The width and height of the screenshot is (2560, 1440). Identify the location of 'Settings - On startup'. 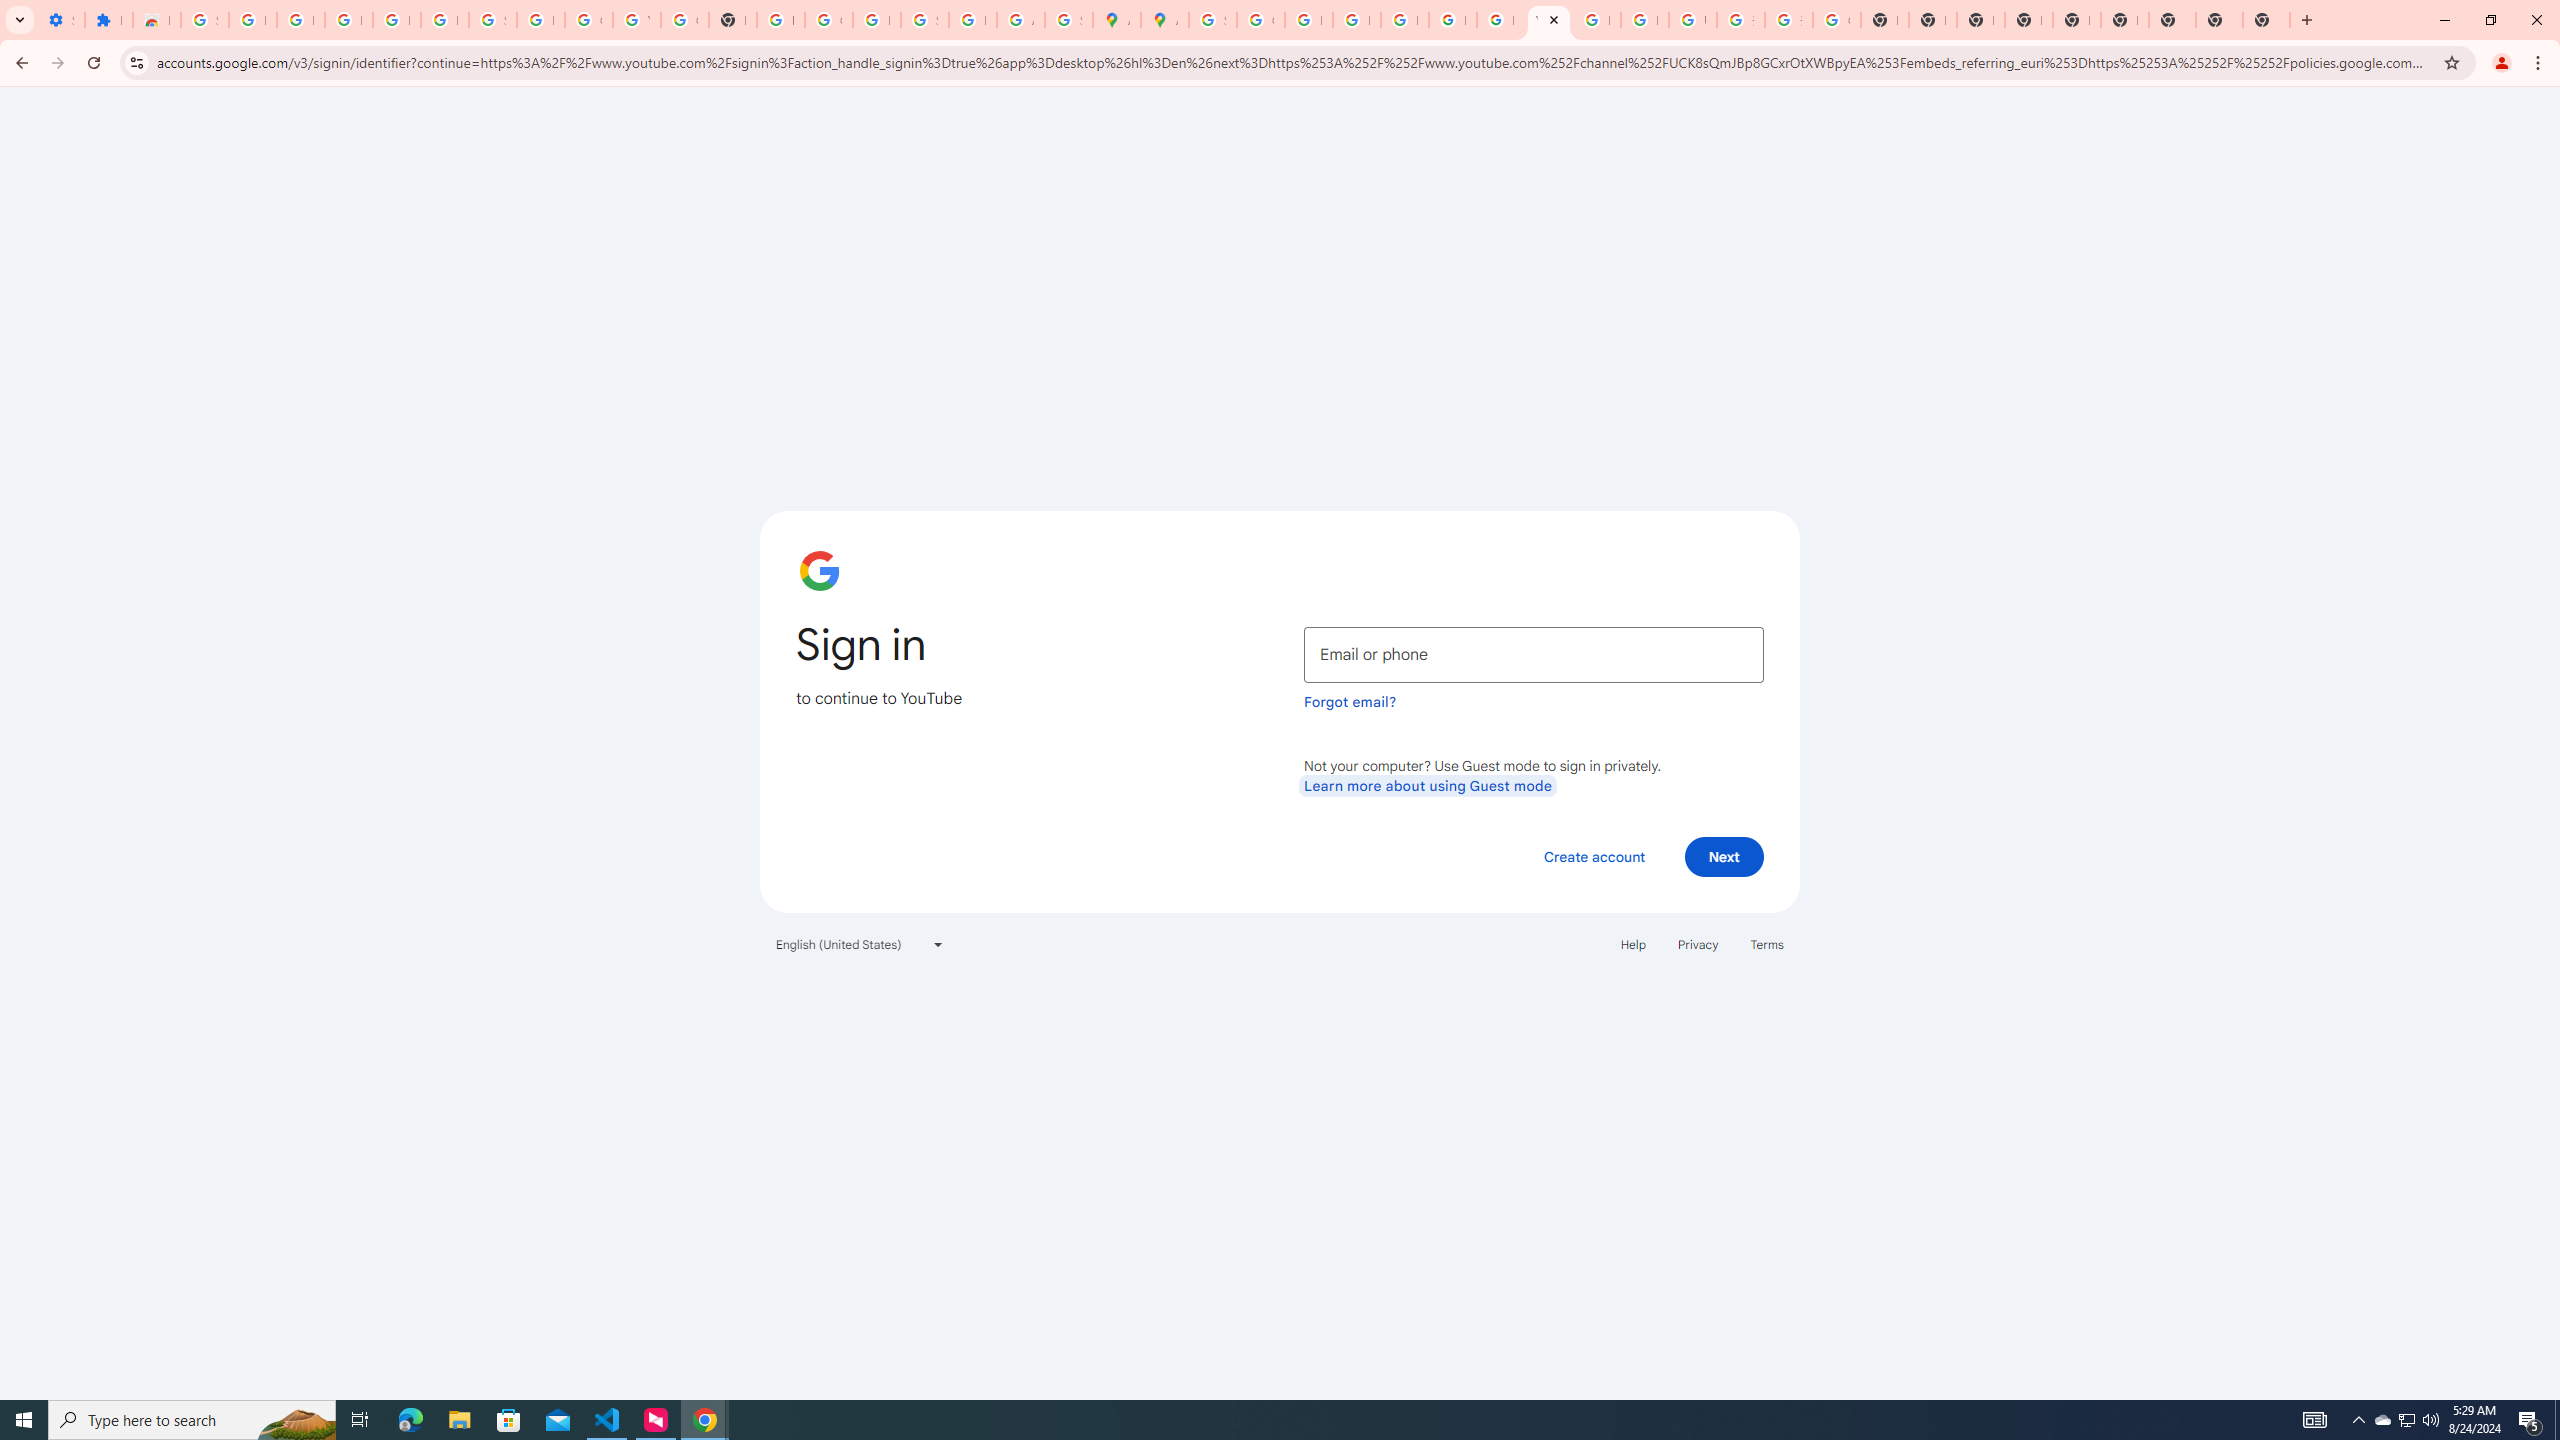
(61, 19).